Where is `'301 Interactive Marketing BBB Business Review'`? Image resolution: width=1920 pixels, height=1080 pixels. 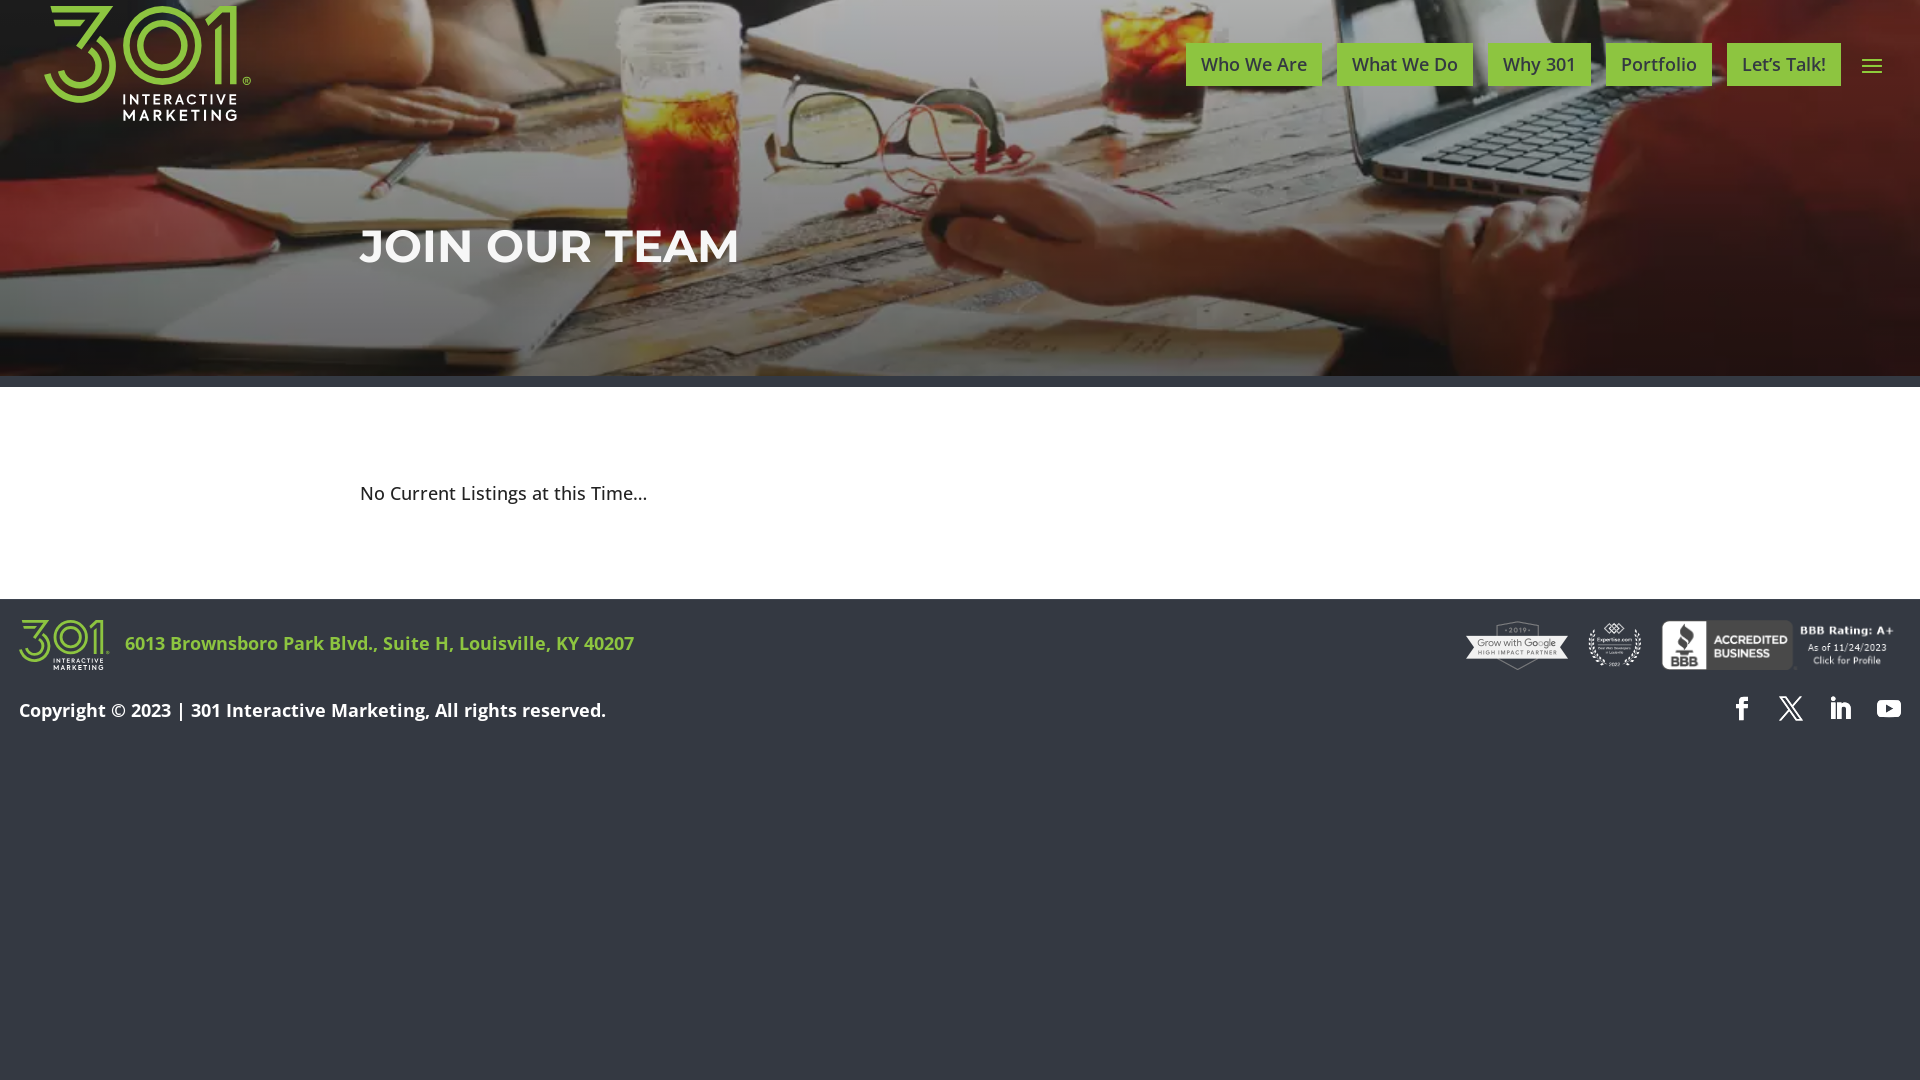 '301 Interactive Marketing BBB Business Review' is located at coordinates (1776, 663).